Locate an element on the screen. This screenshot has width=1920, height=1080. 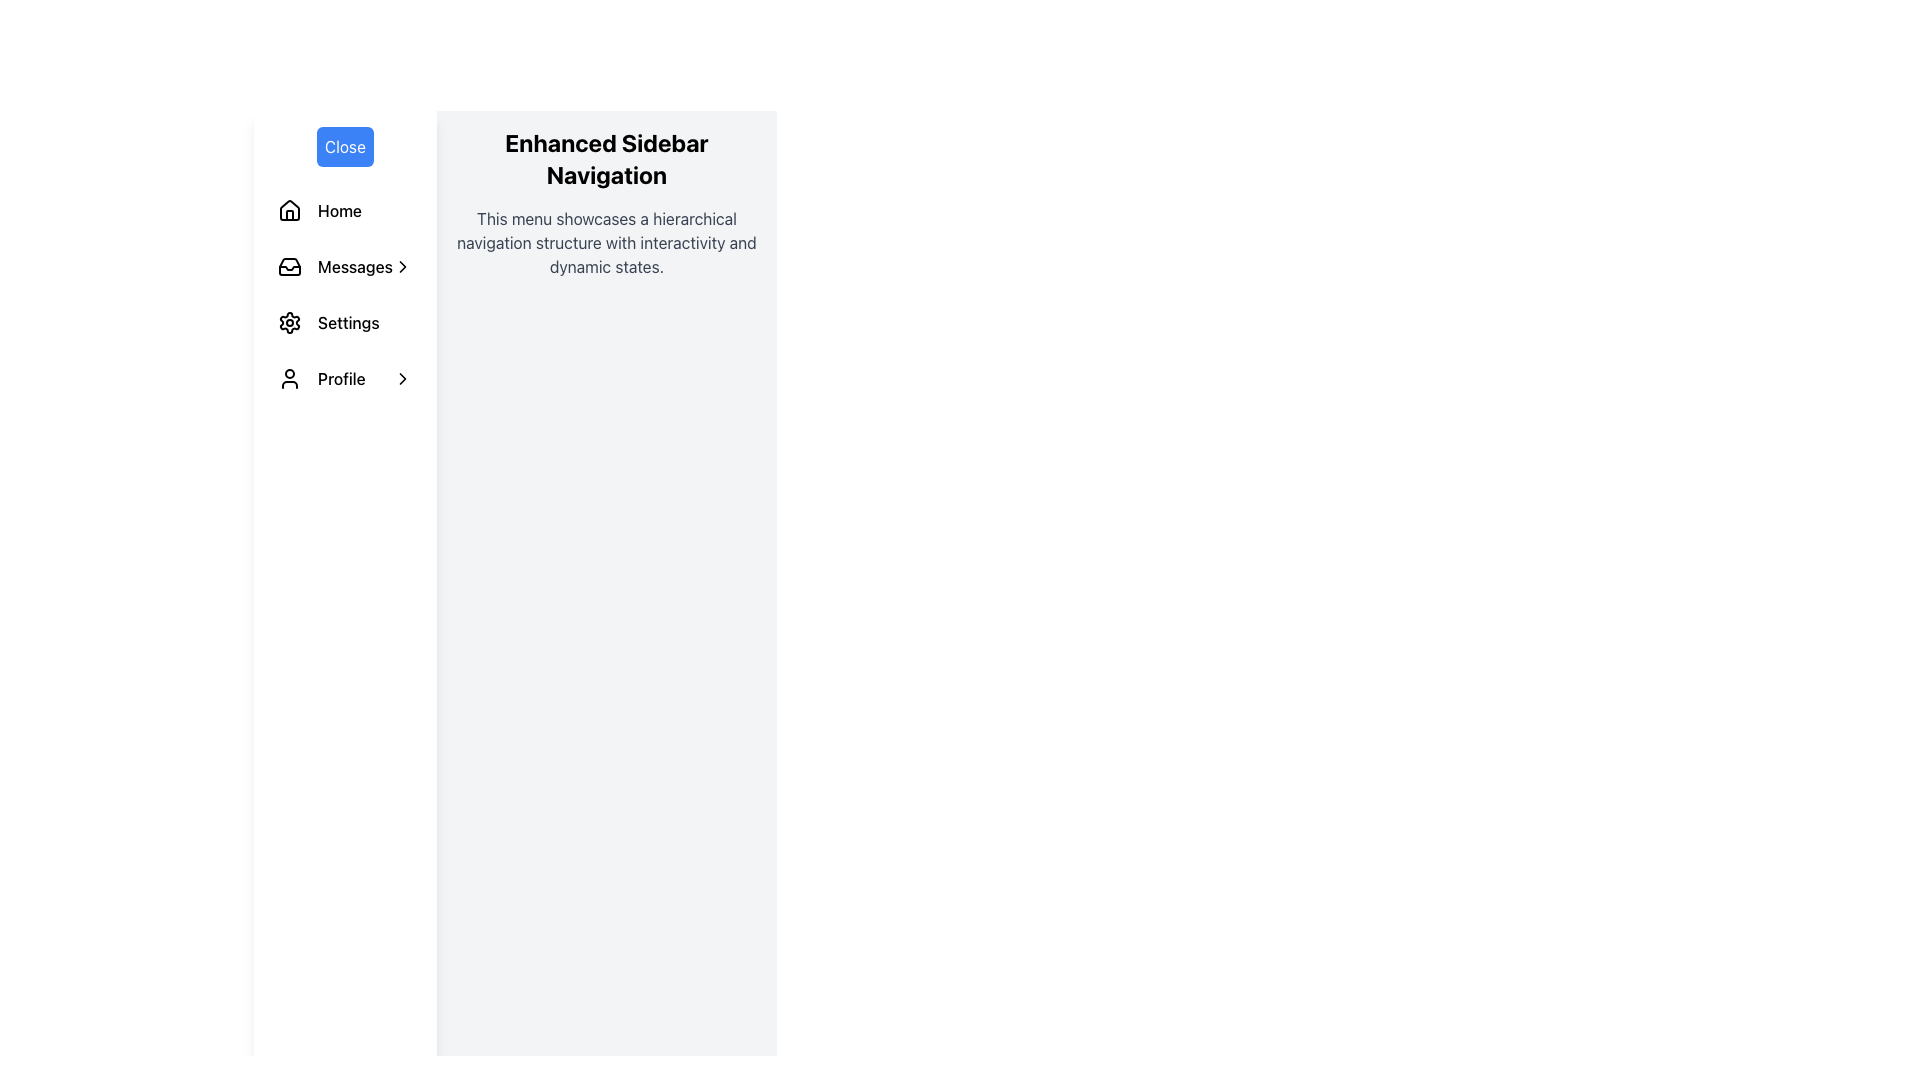
the settings label in the sidebar navigation menu, which is the third item from the top and located to the right of a gear-shaped icon is located at coordinates (365, 322).